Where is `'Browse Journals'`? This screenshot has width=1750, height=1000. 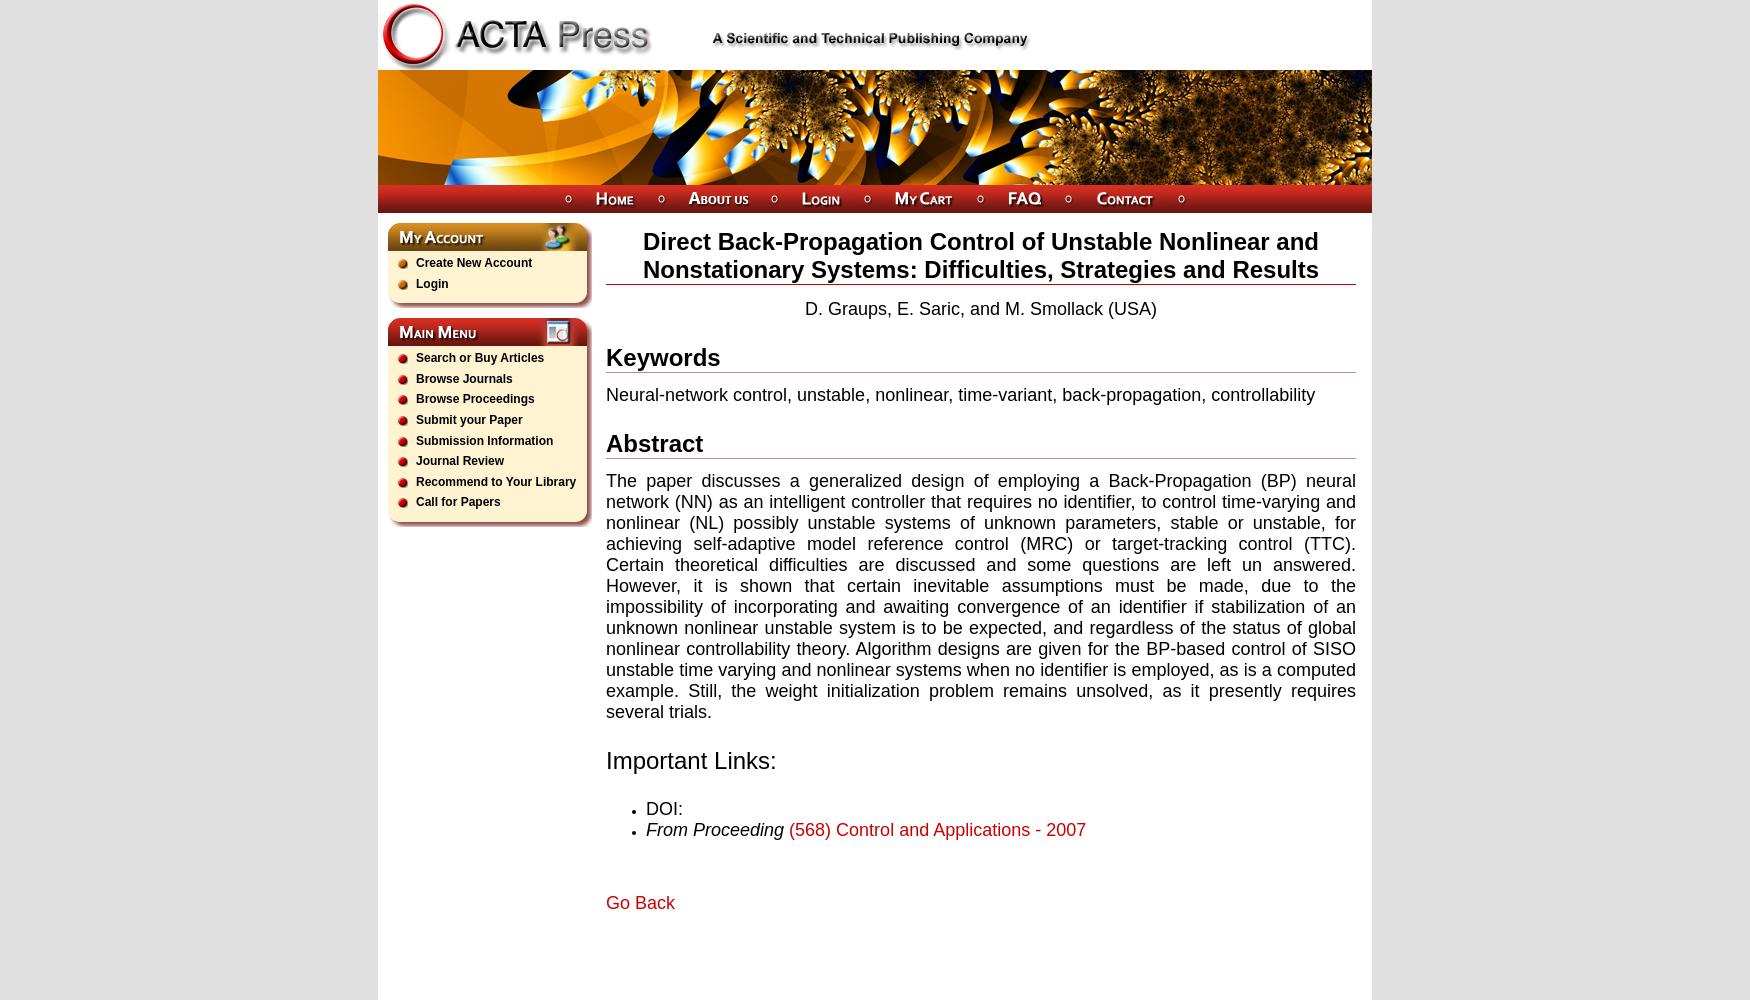
'Browse Journals' is located at coordinates (463, 378).